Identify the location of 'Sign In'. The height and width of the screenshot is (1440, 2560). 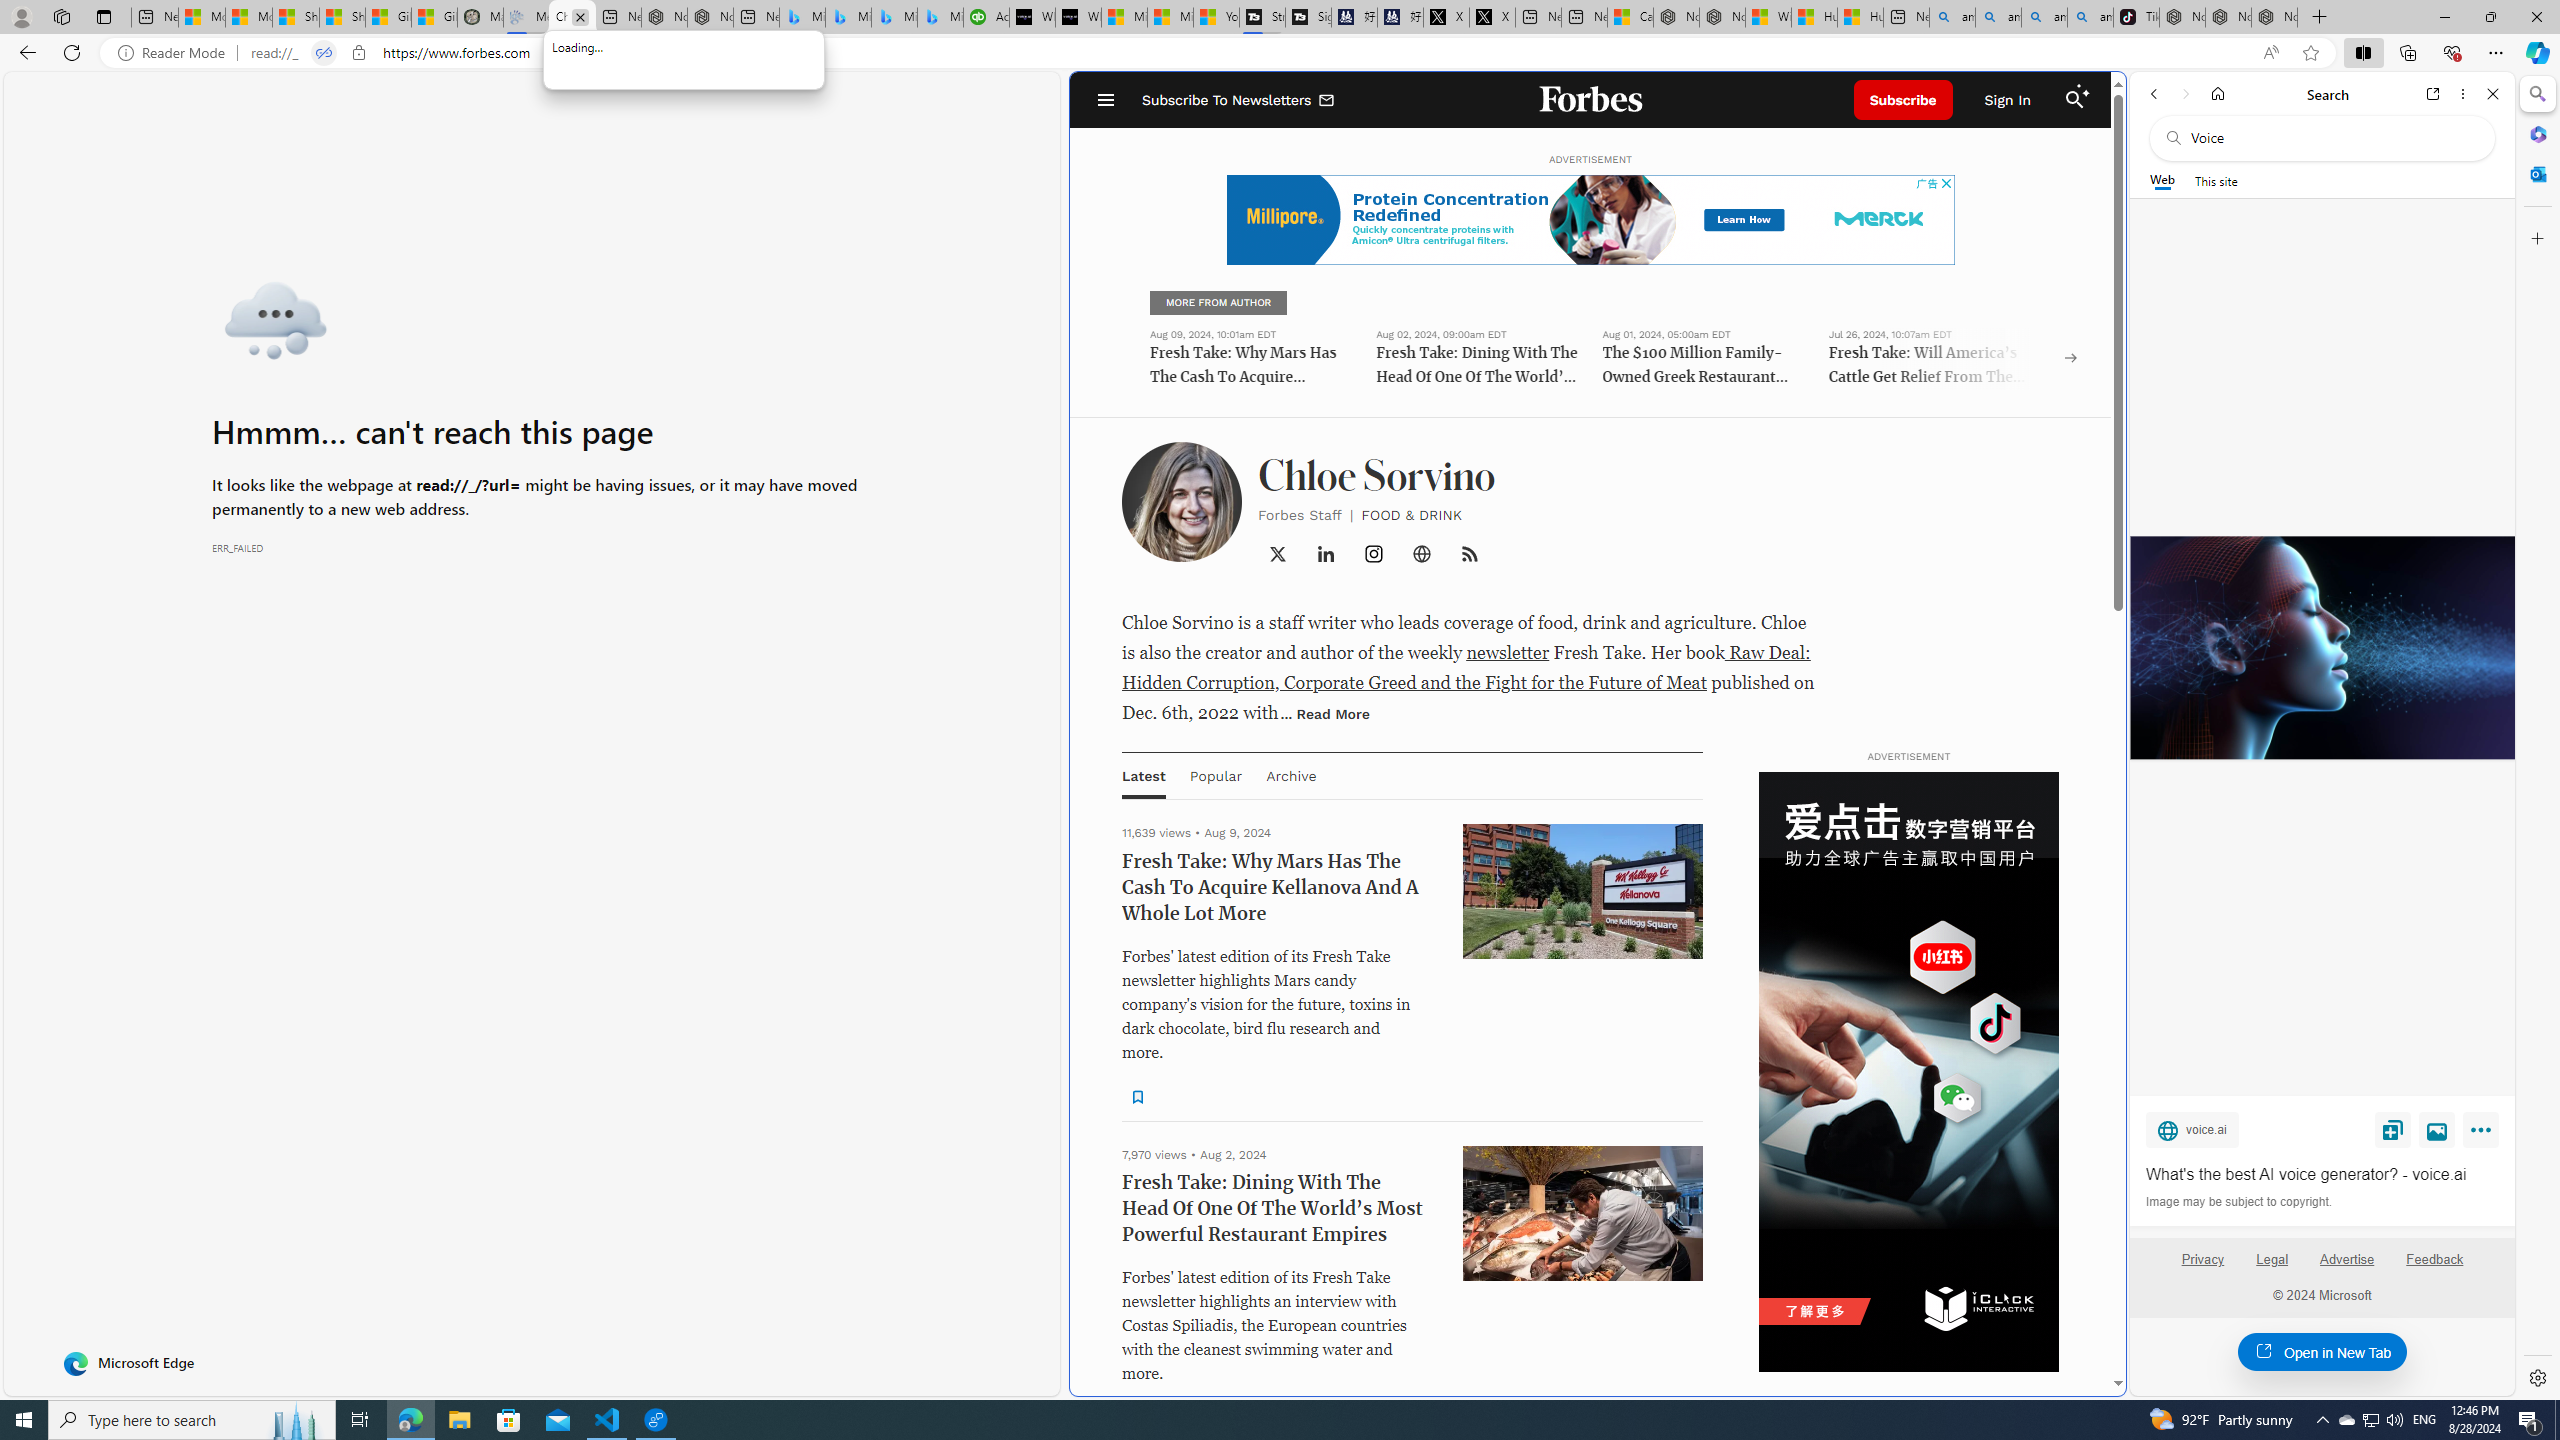
(2006, 99).